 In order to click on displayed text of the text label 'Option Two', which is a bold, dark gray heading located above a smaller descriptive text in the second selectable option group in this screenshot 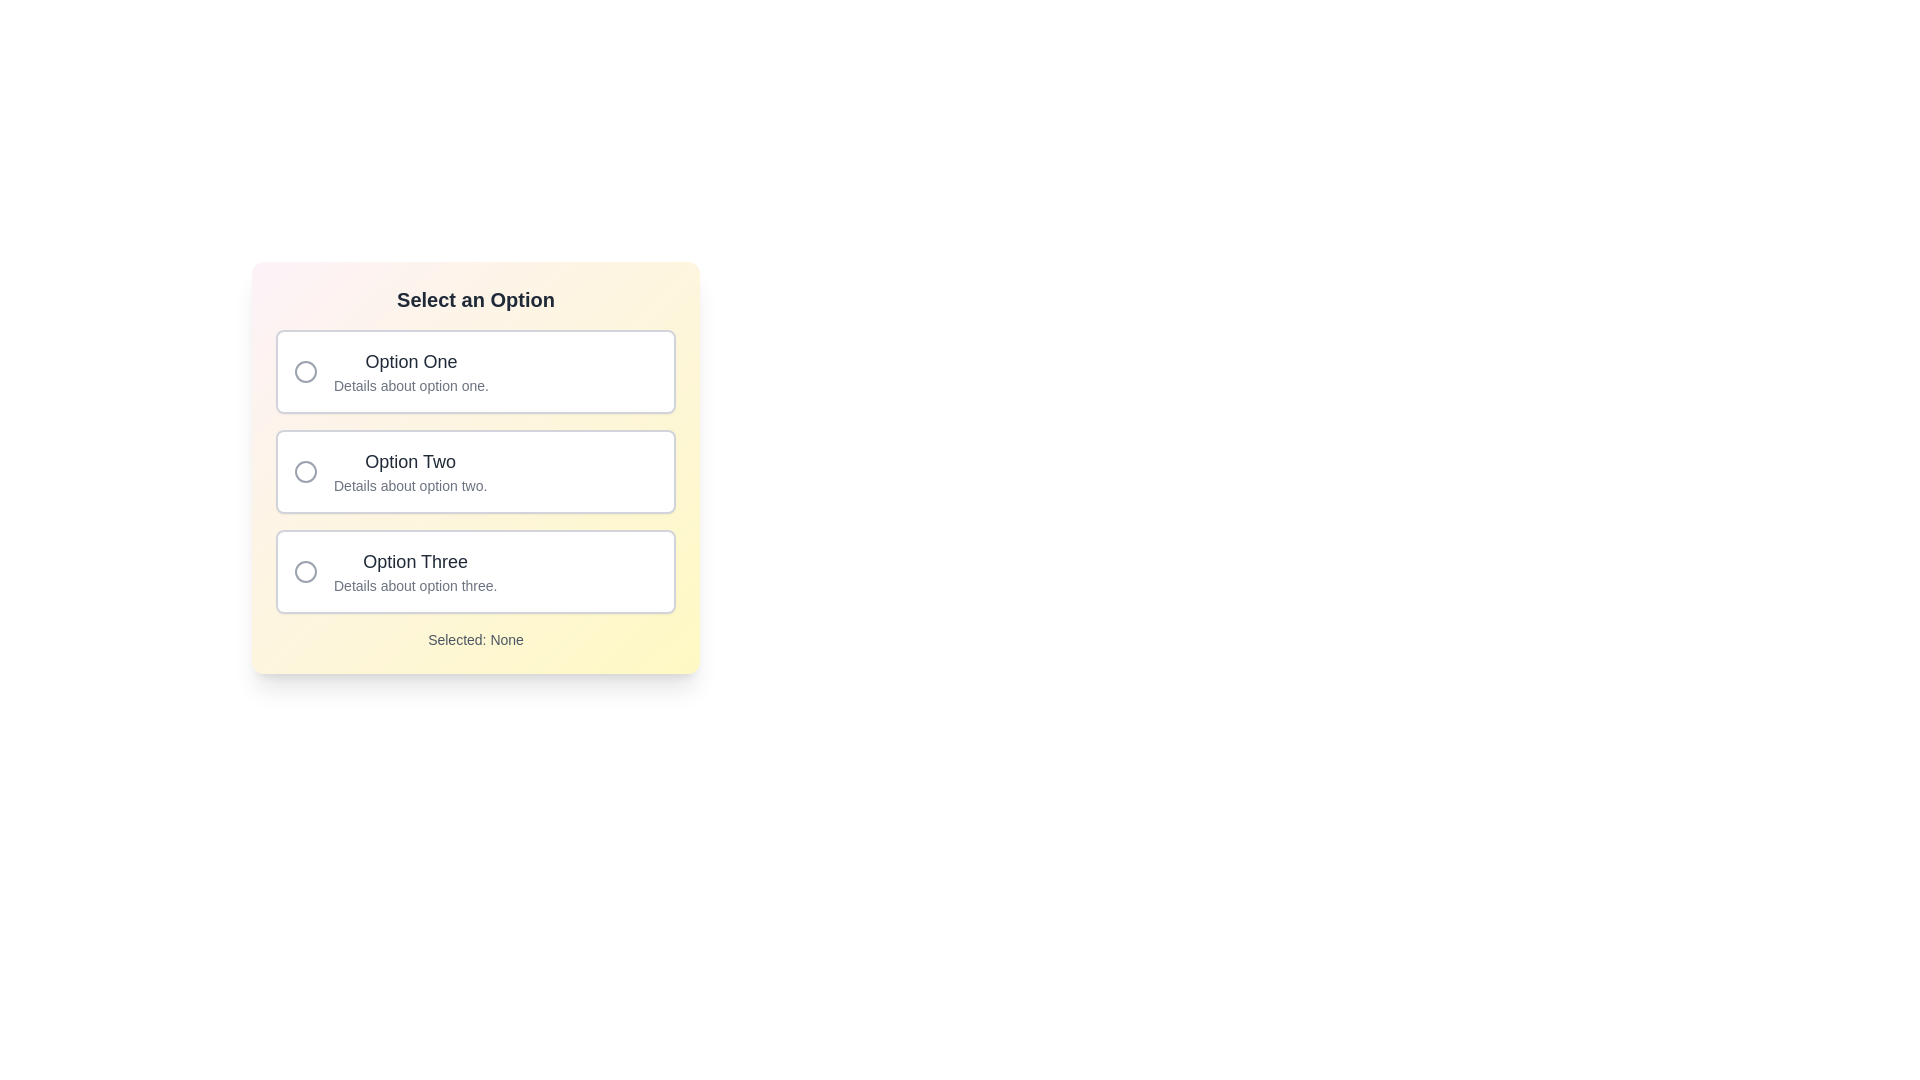, I will do `click(409, 462)`.